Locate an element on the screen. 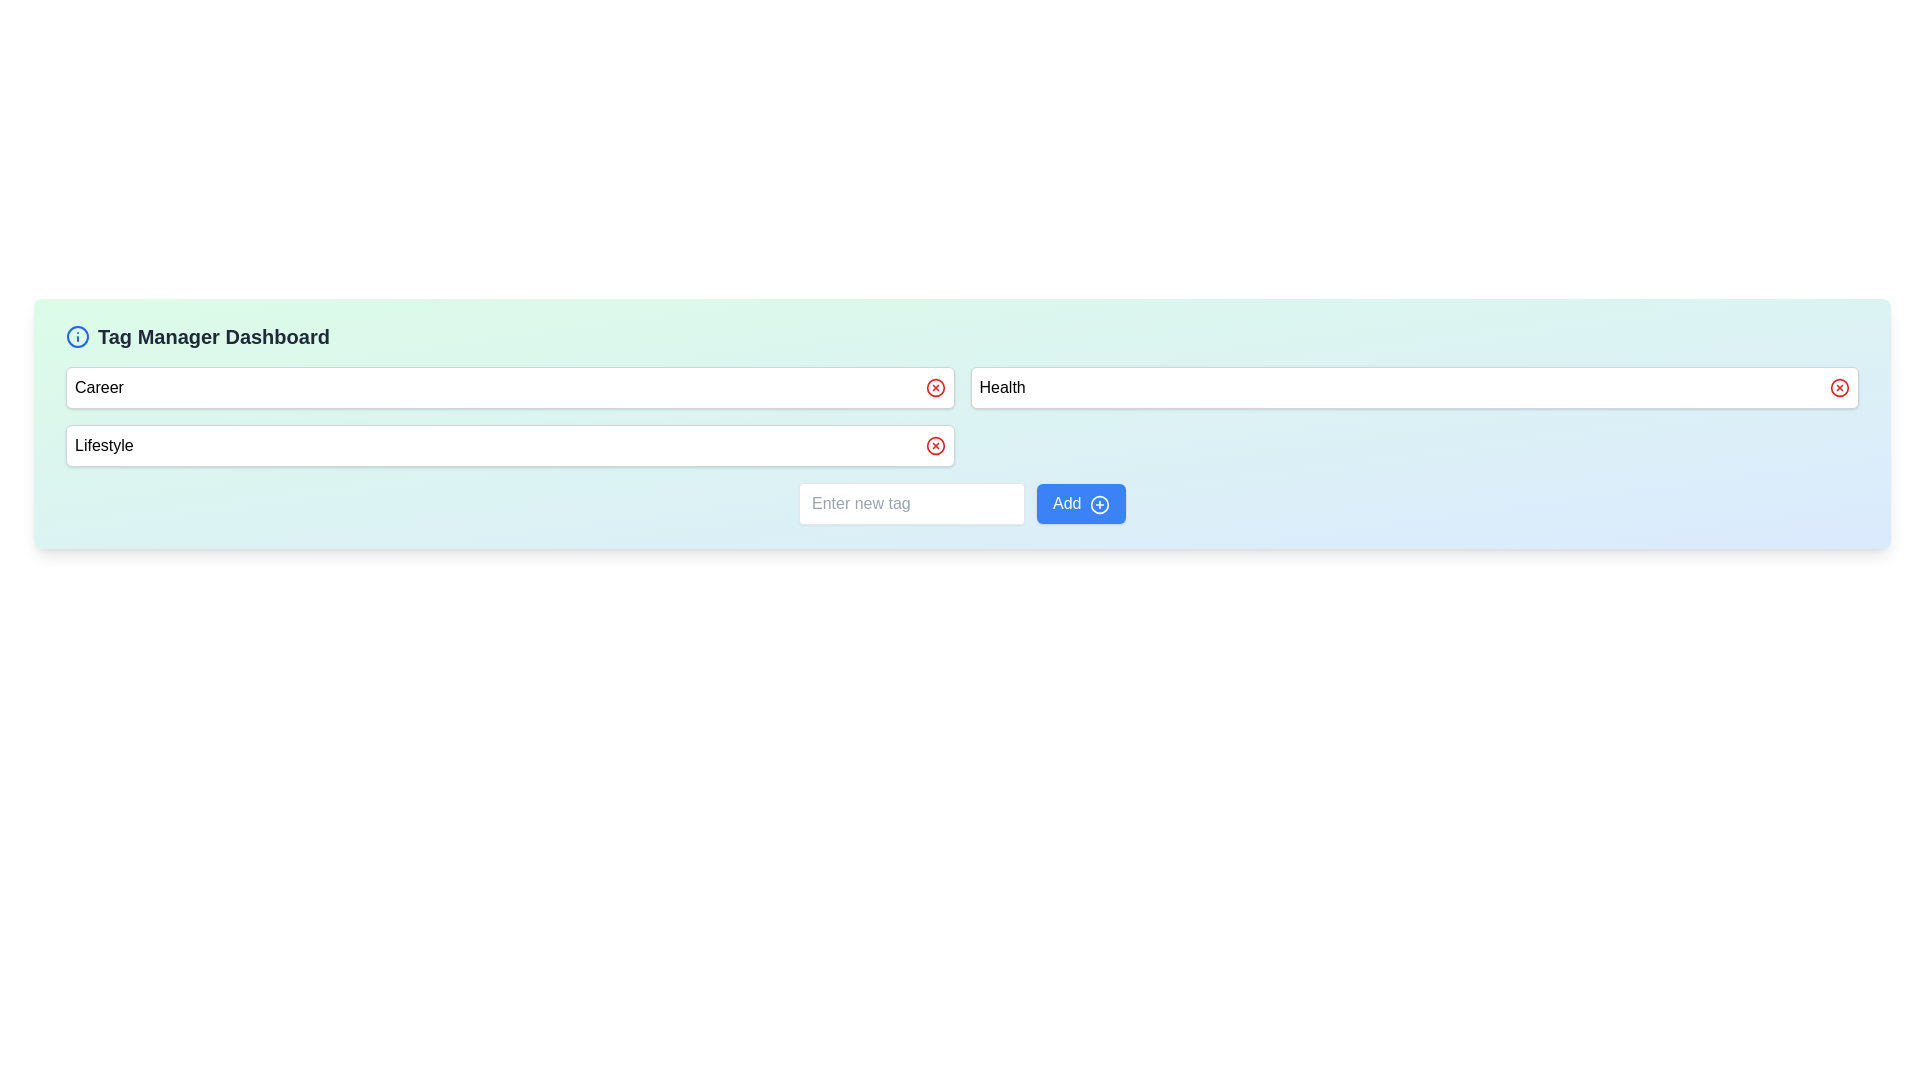 The width and height of the screenshot is (1920, 1080). the circular blue outlined 'info' icon located to the left of 'Tag Manager Dashboard' is located at coordinates (77, 335).